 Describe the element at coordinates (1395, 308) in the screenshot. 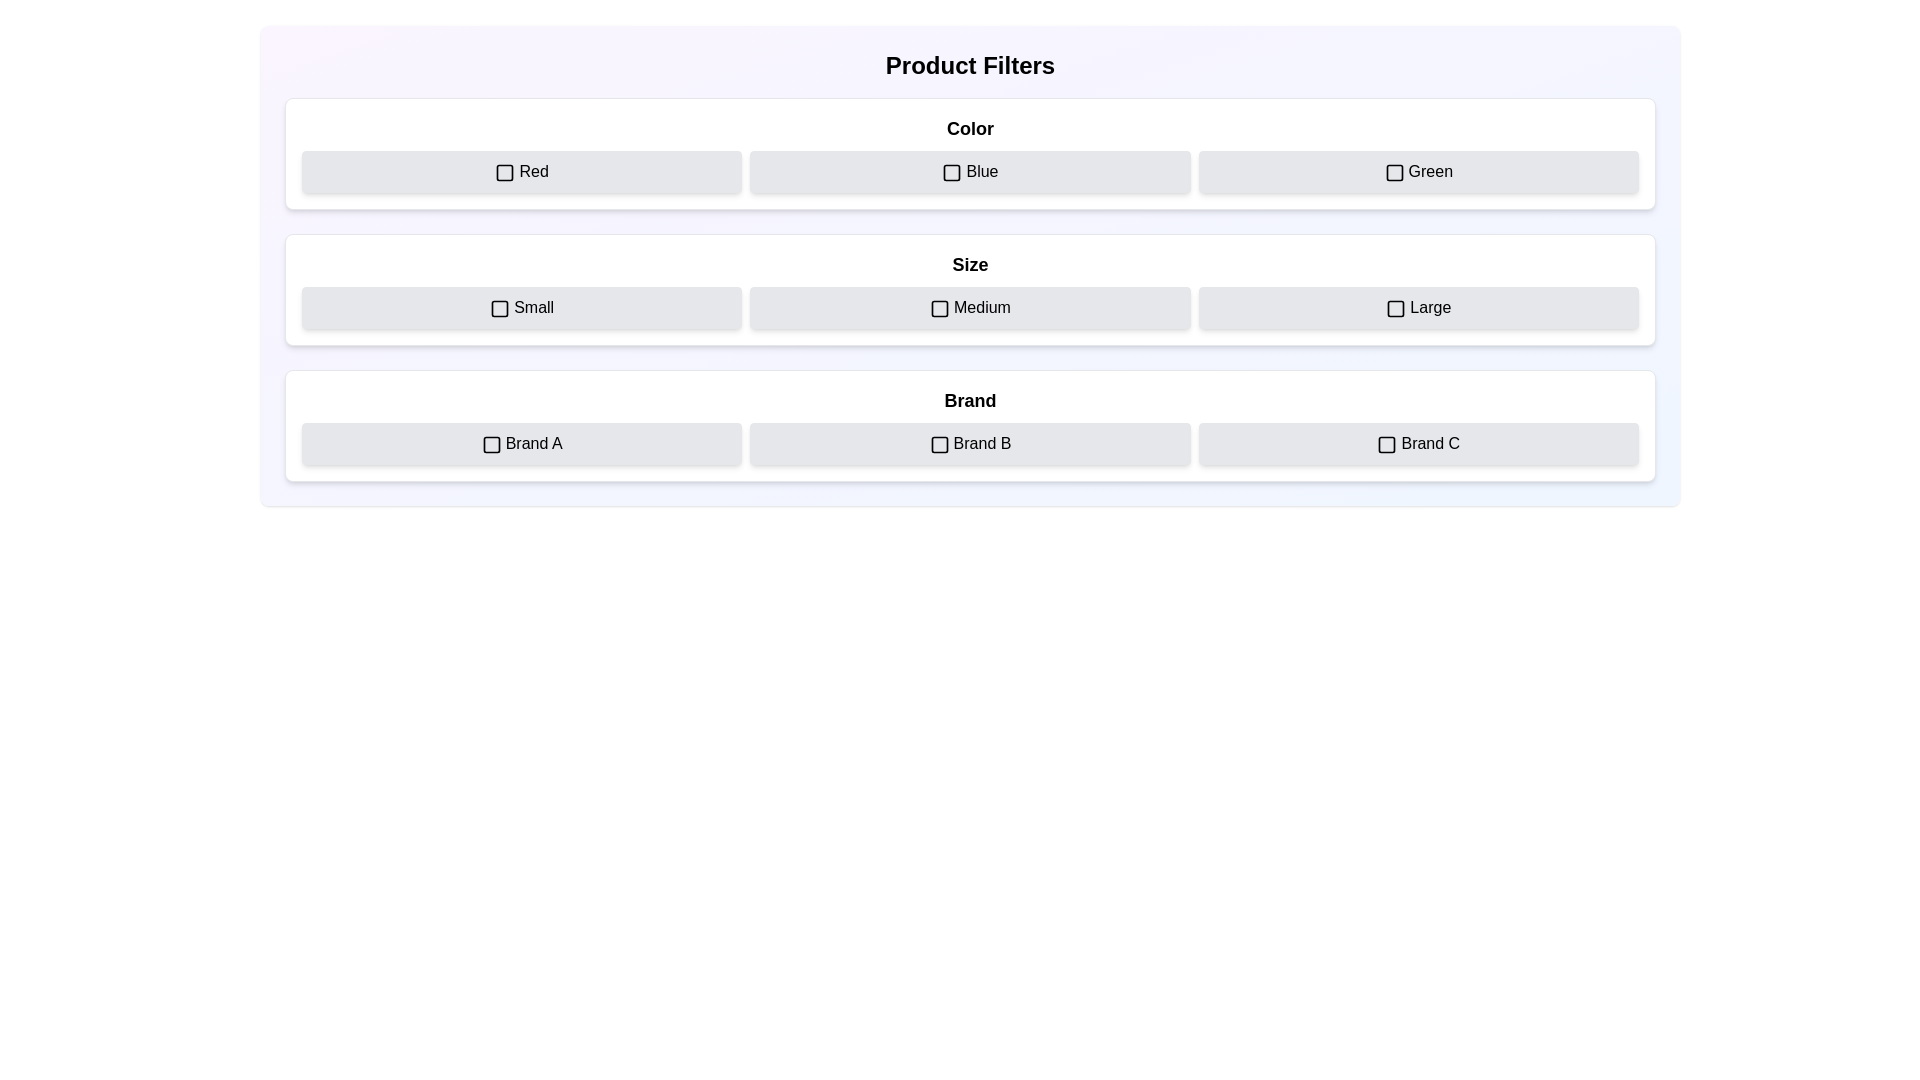

I see `the checkbox visual indicator for the 'Large' option, which is a hollow rounded rectangular box located` at that location.